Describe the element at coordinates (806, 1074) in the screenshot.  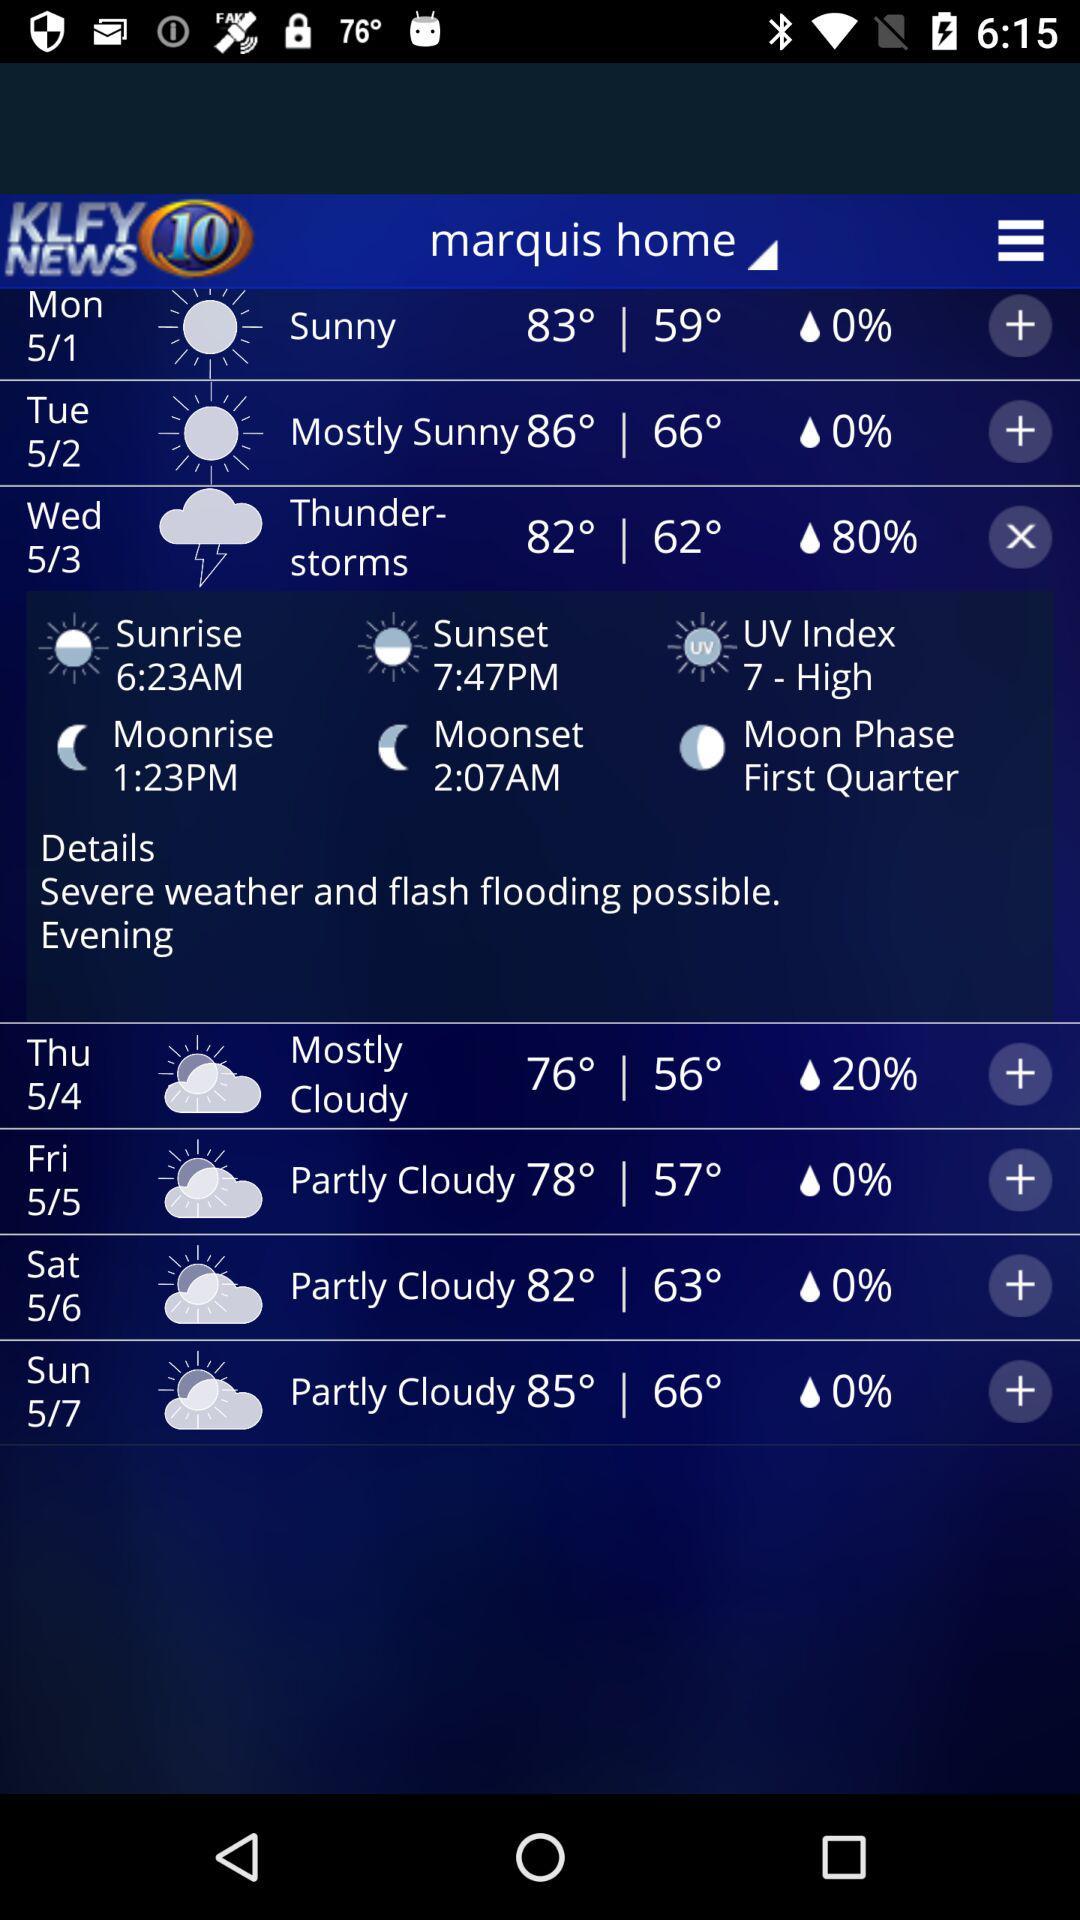
I see `the icon  which is left to the text 20` at that location.